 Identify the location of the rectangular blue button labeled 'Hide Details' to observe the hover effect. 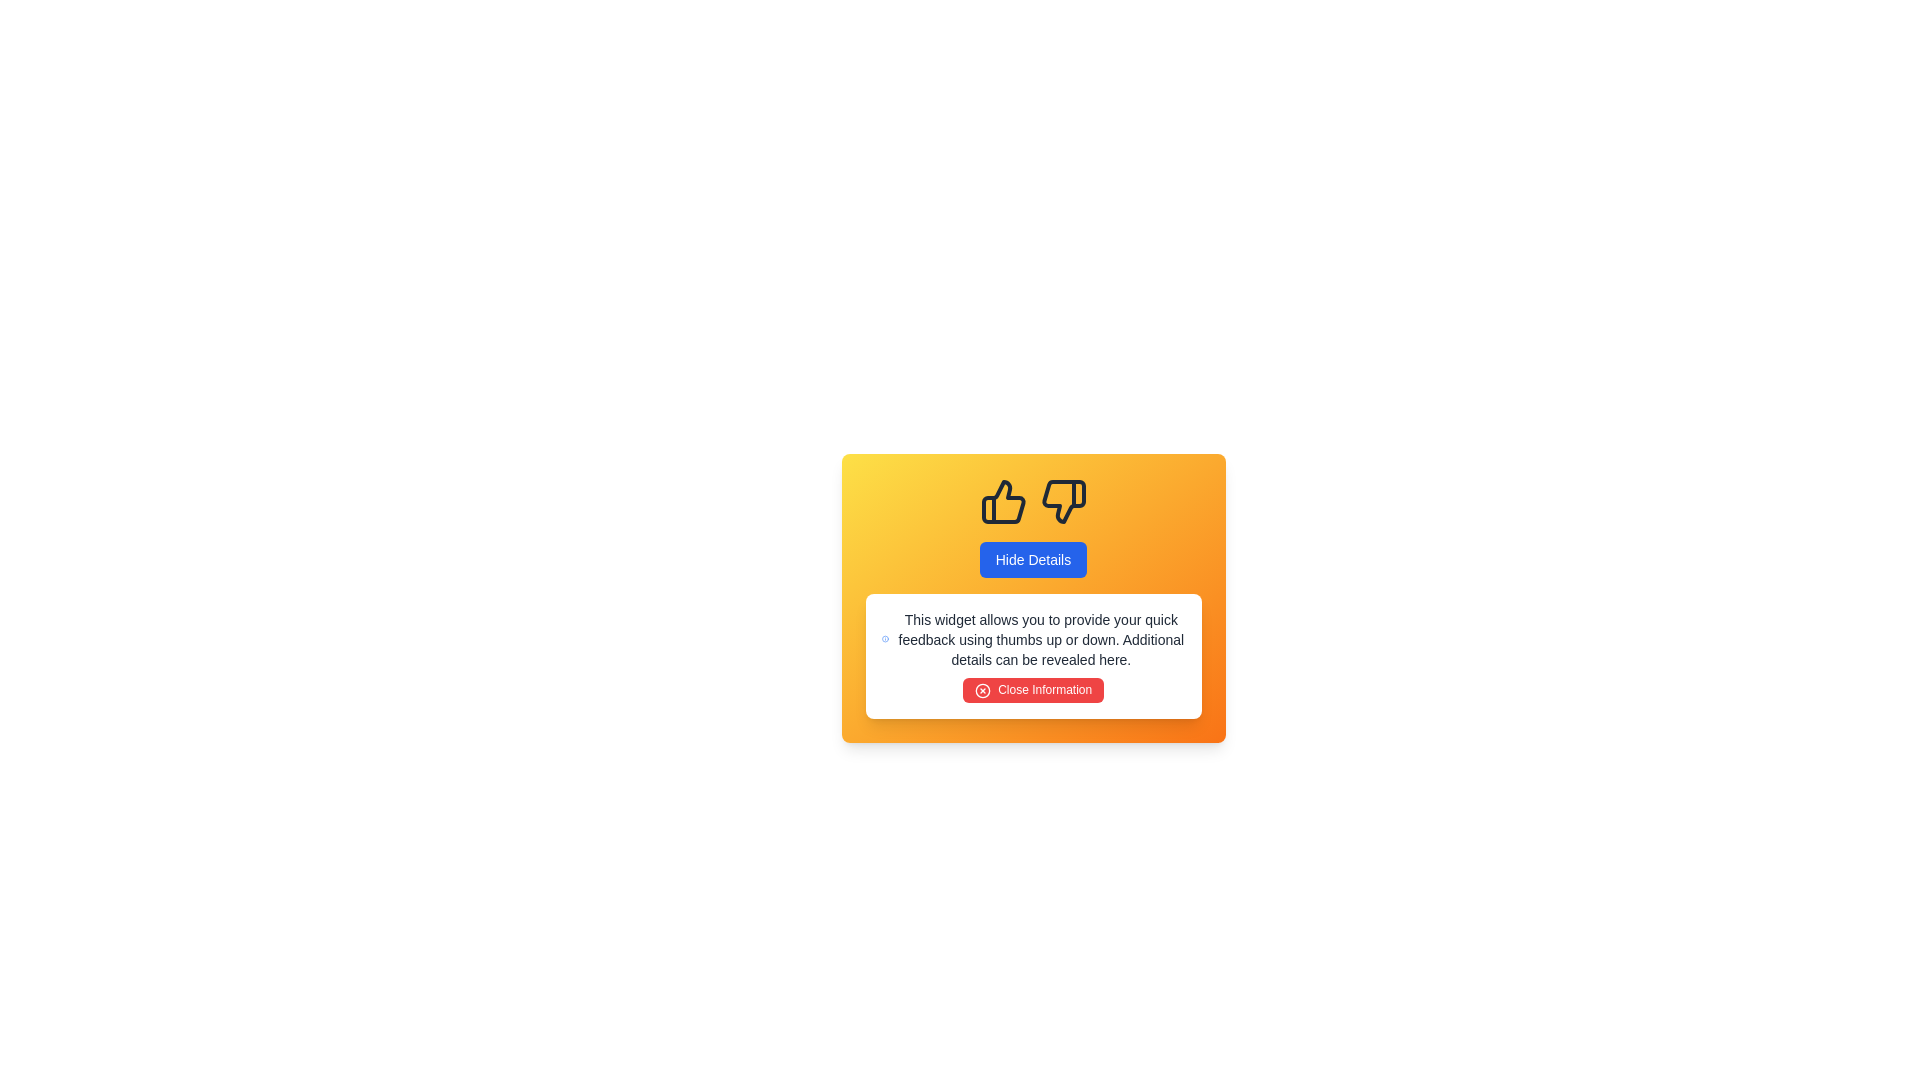
(1033, 559).